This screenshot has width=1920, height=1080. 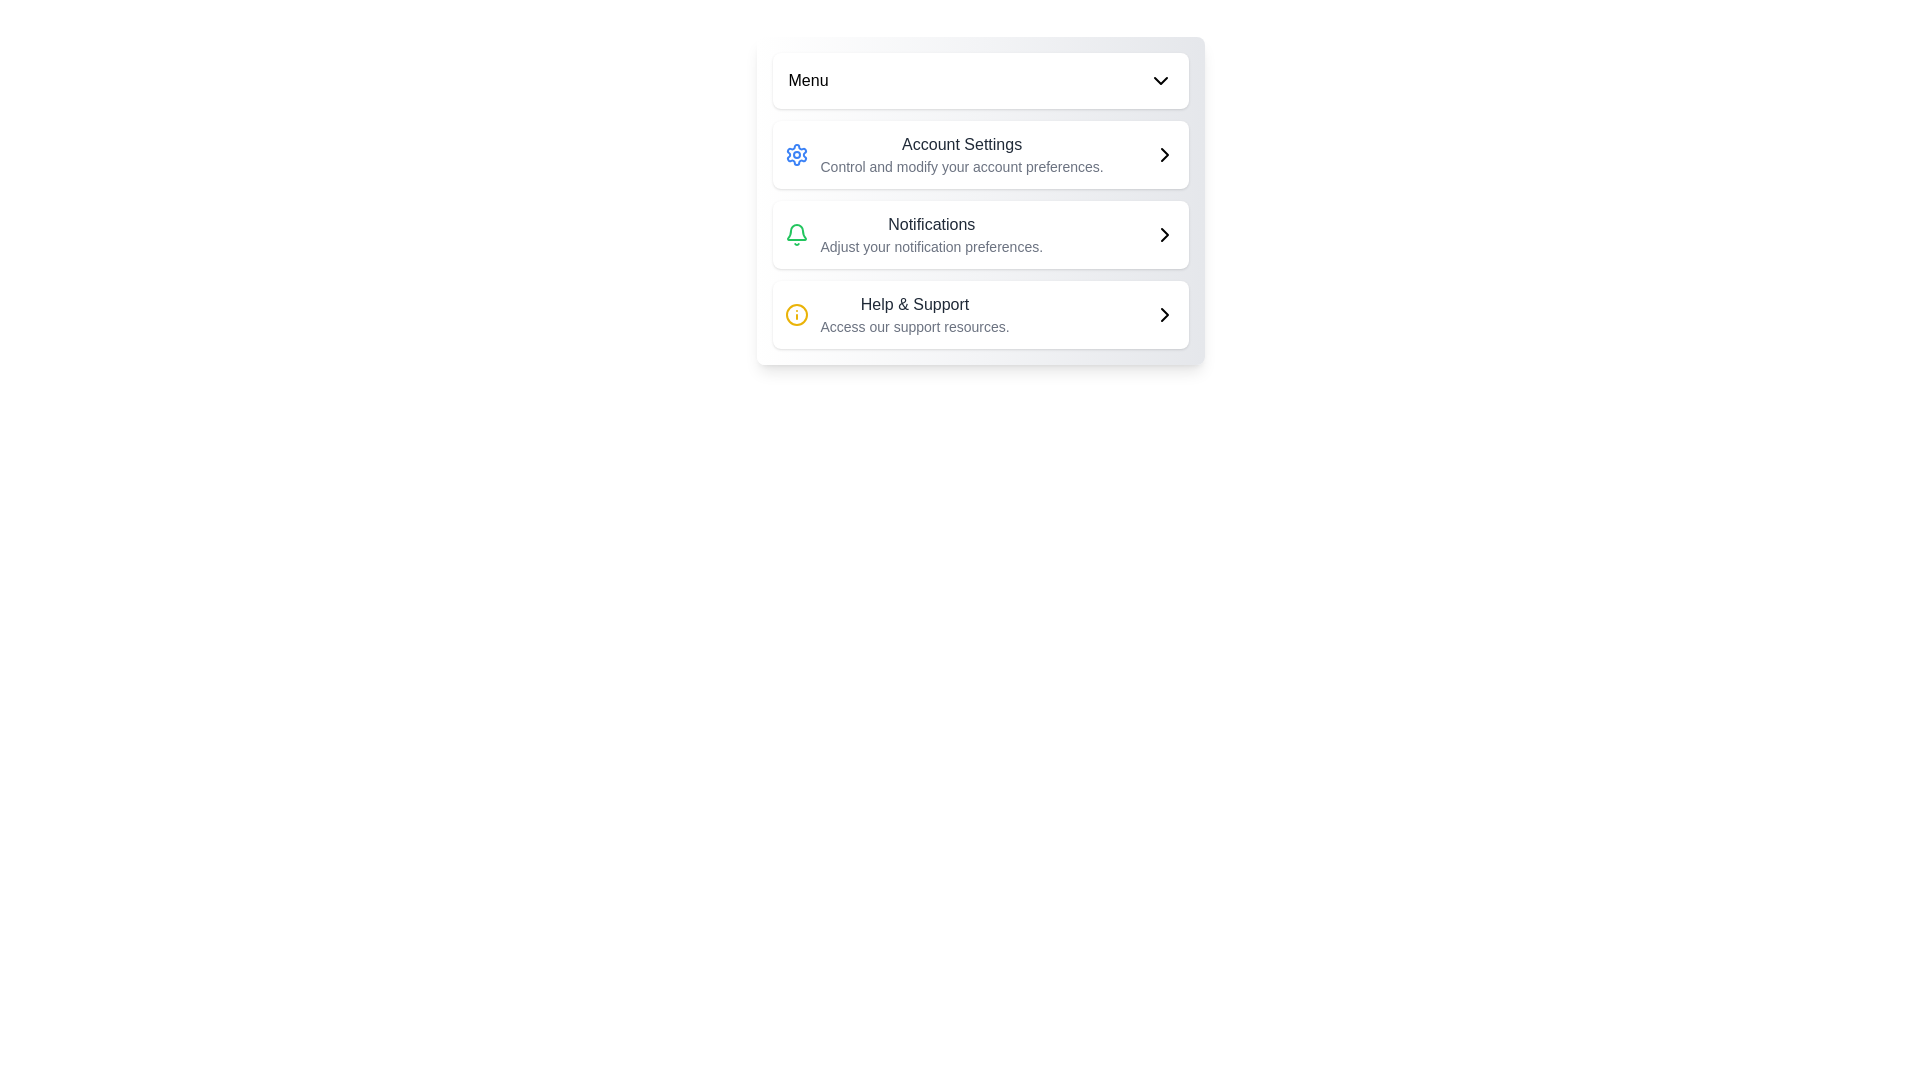 I want to click on the settings icon located in the 'Account Settings' block, which is the first item on the left, to access and modify account preferences, so click(x=795, y=153).